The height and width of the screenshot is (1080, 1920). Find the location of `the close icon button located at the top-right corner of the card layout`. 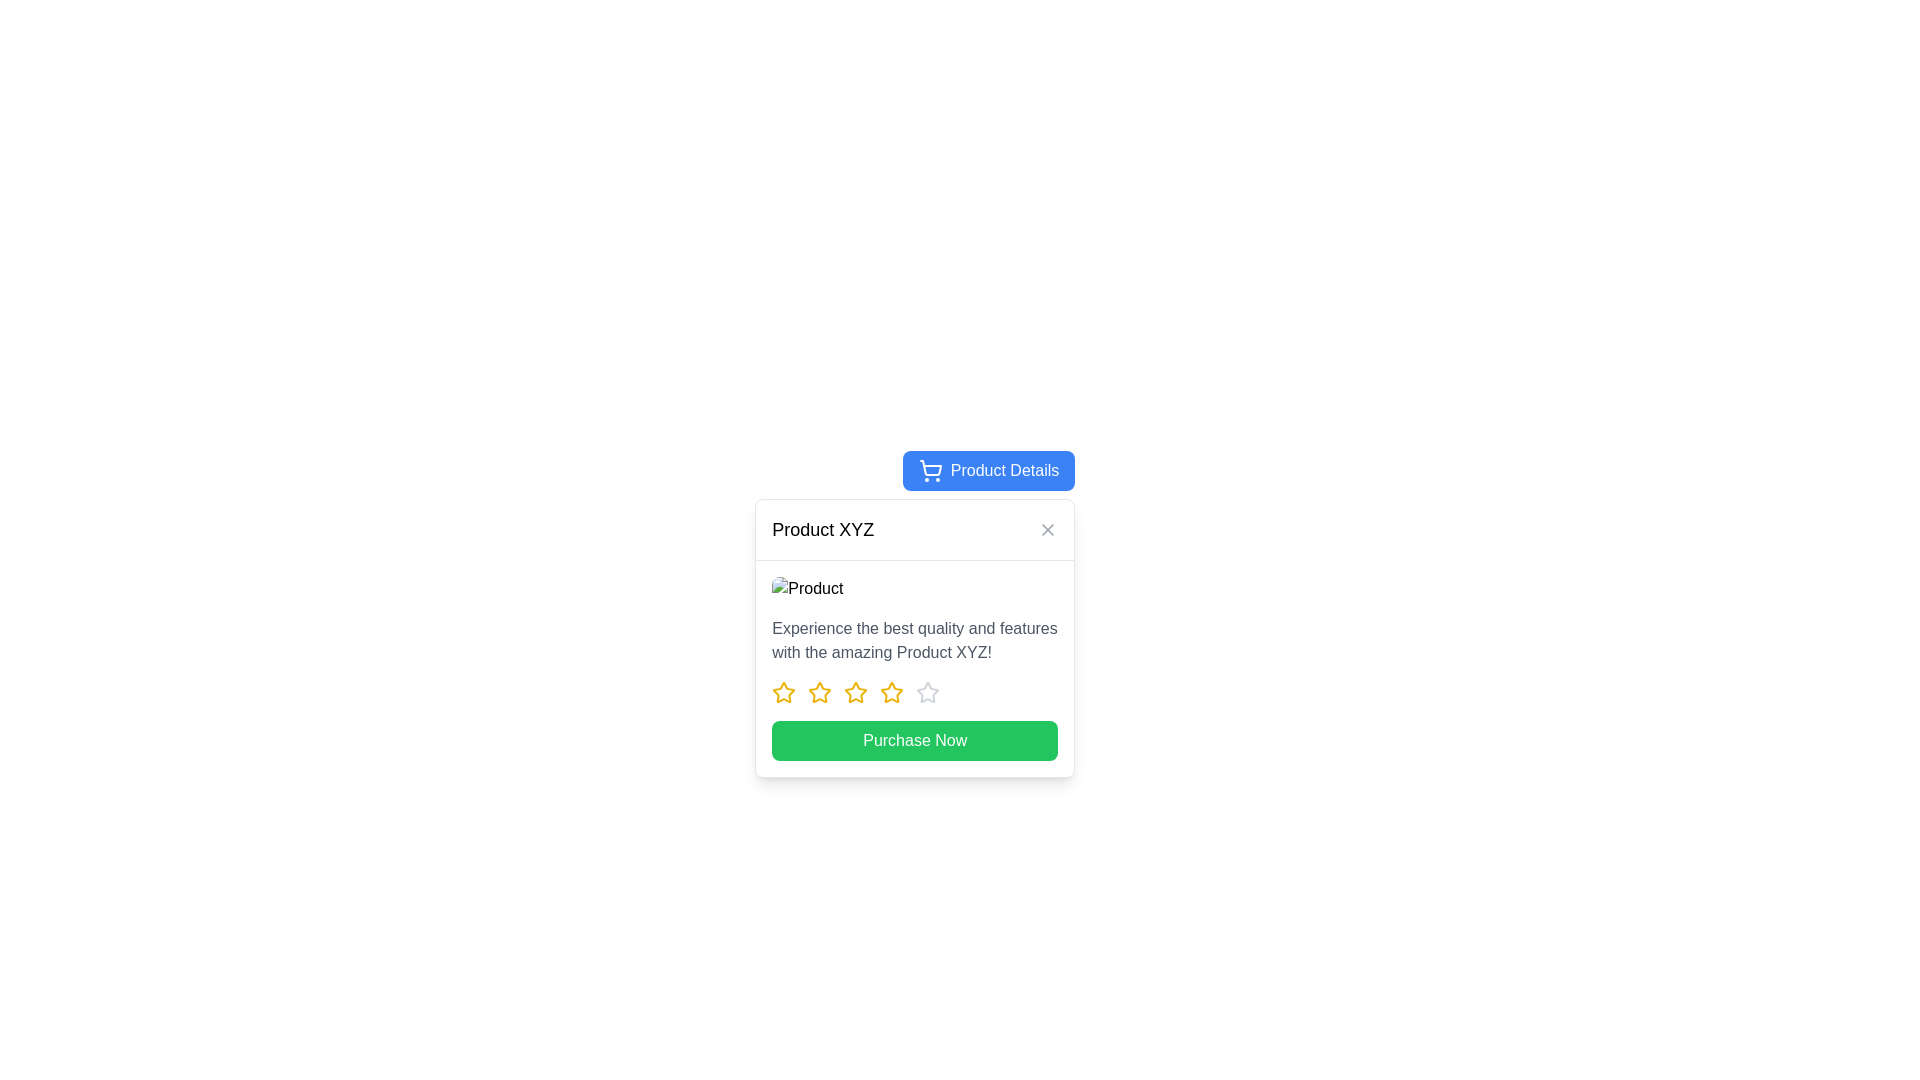

the close icon button located at the top-right corner of the card layout is located at coordinates (1047, 528).